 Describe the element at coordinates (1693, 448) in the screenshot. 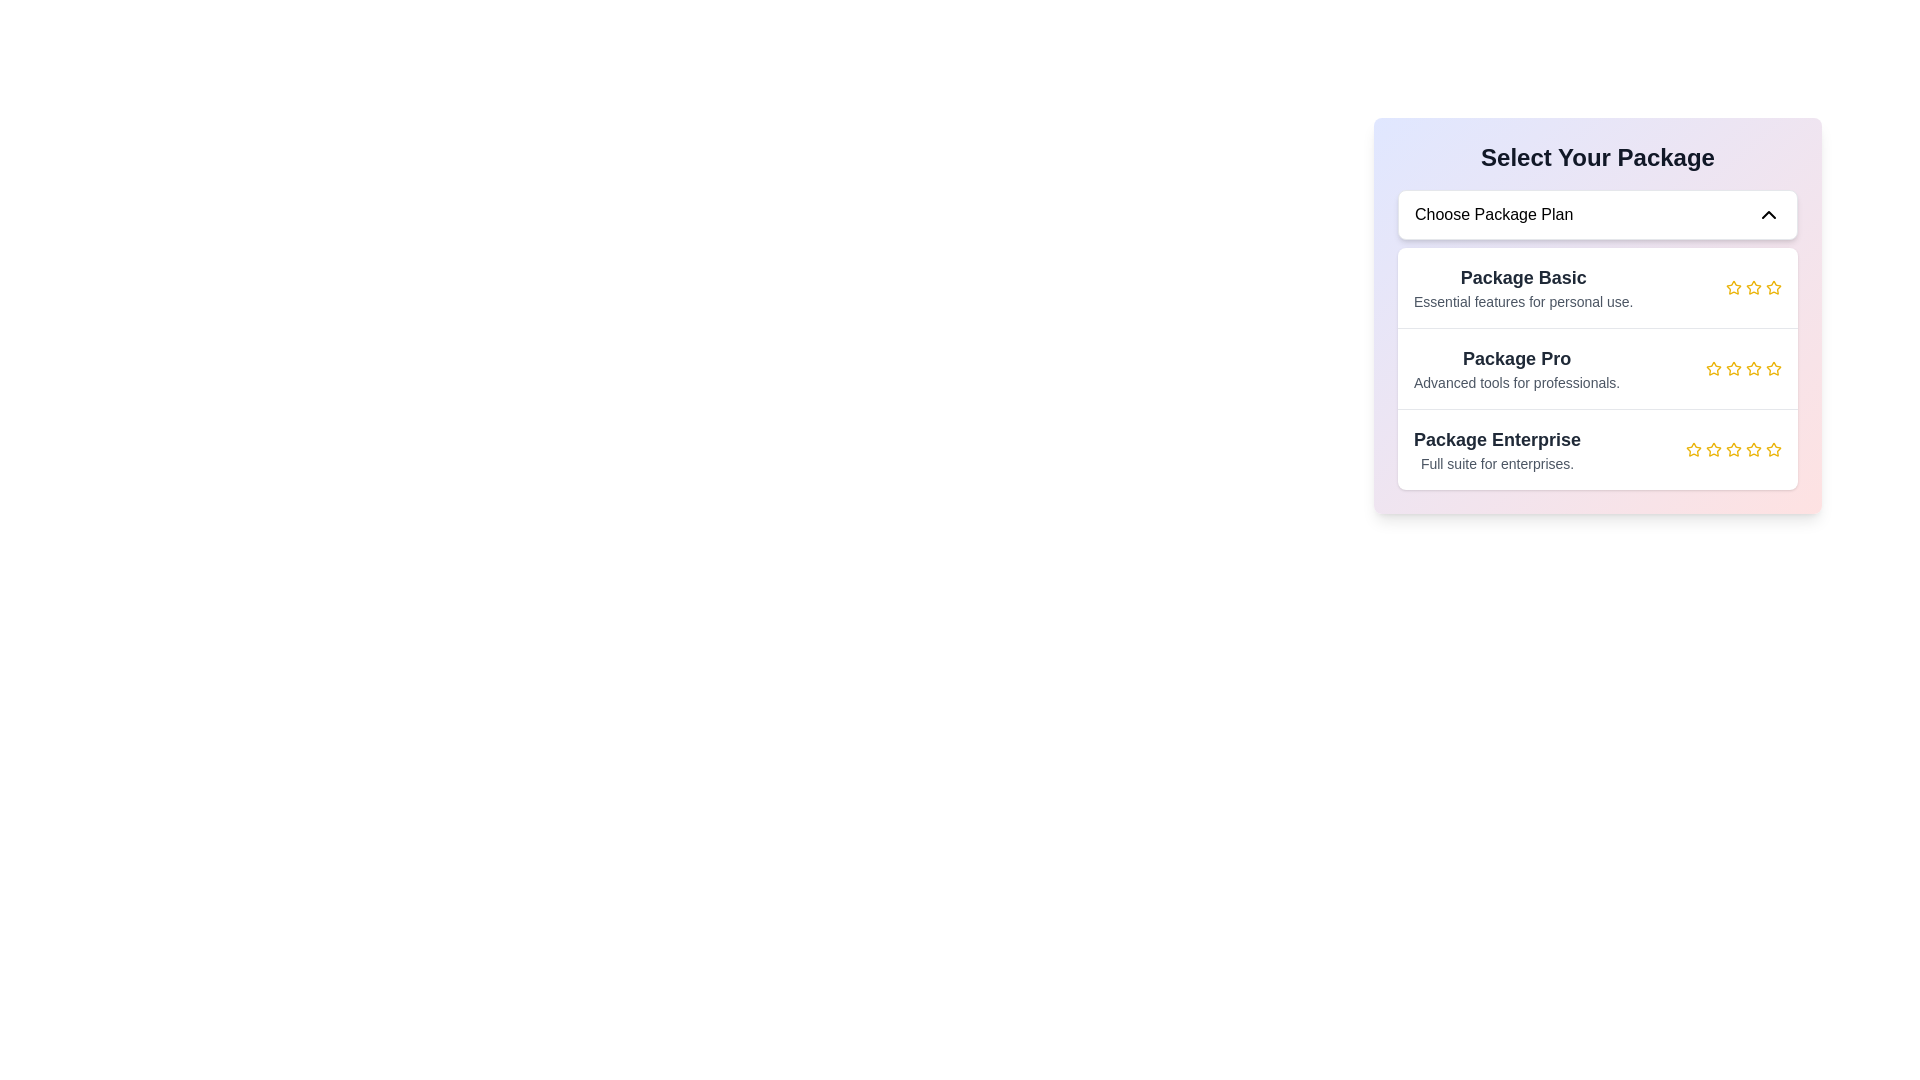

I see `the second star in the five-star rating system for the 'Package Enterprise' item to rate it` at that location.